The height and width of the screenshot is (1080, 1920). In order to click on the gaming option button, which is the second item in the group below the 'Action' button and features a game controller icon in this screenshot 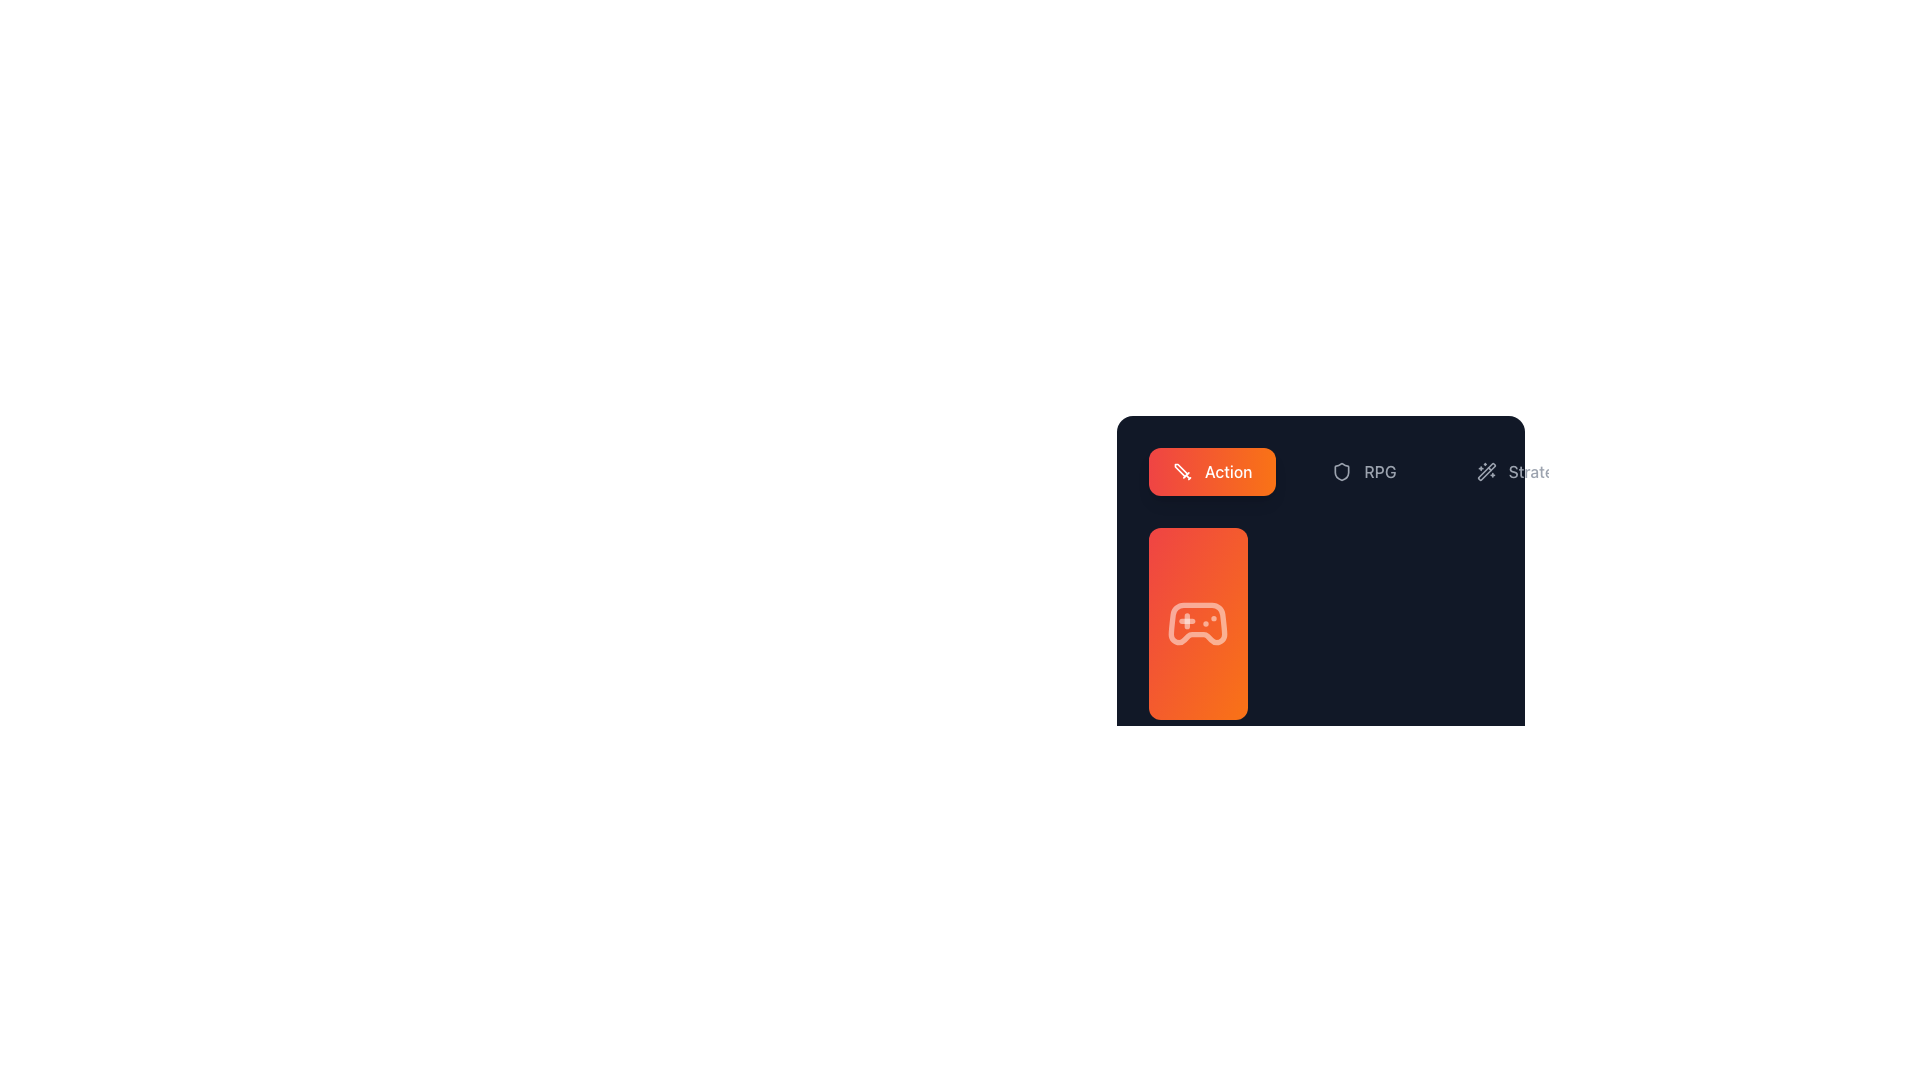, I will do `click(1198, 623)`.